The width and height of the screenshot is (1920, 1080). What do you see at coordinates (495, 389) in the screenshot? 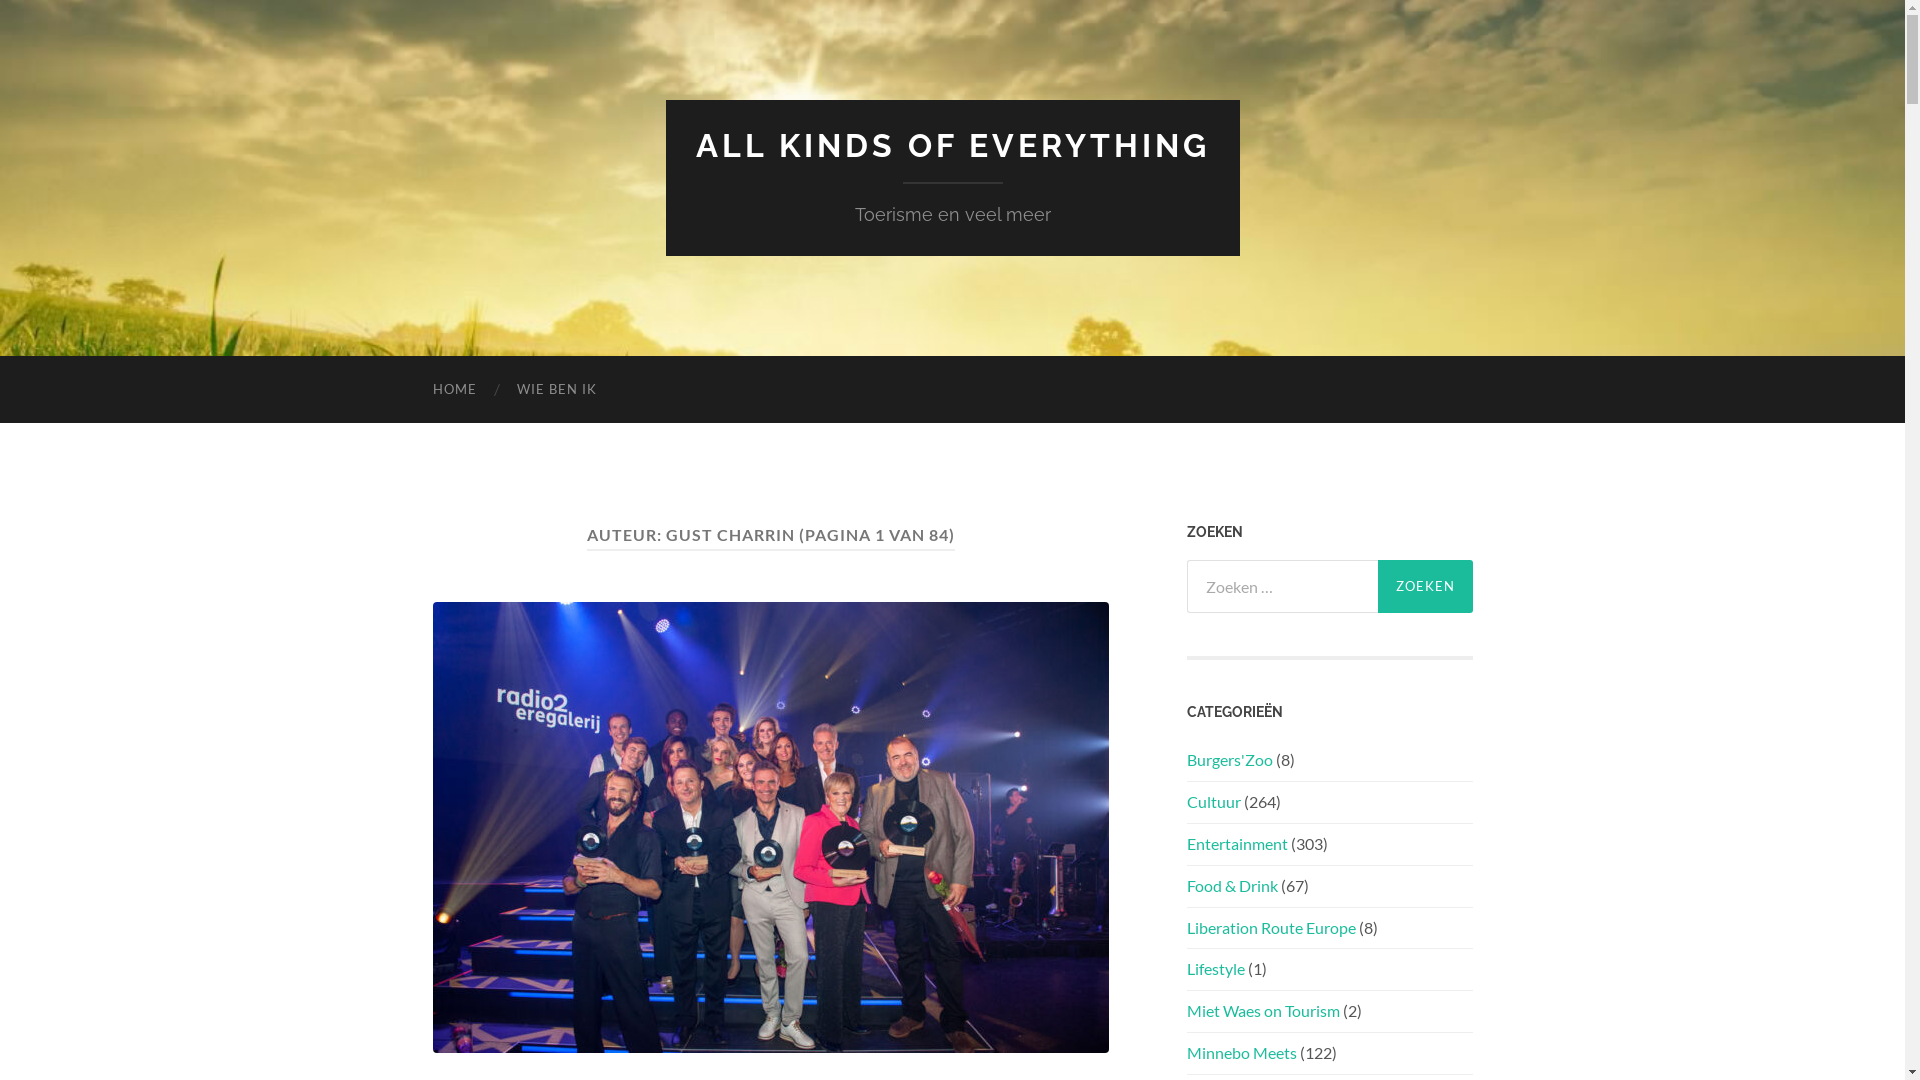
I see `'WIE BEN IK'` at bounding box center [495, 389].